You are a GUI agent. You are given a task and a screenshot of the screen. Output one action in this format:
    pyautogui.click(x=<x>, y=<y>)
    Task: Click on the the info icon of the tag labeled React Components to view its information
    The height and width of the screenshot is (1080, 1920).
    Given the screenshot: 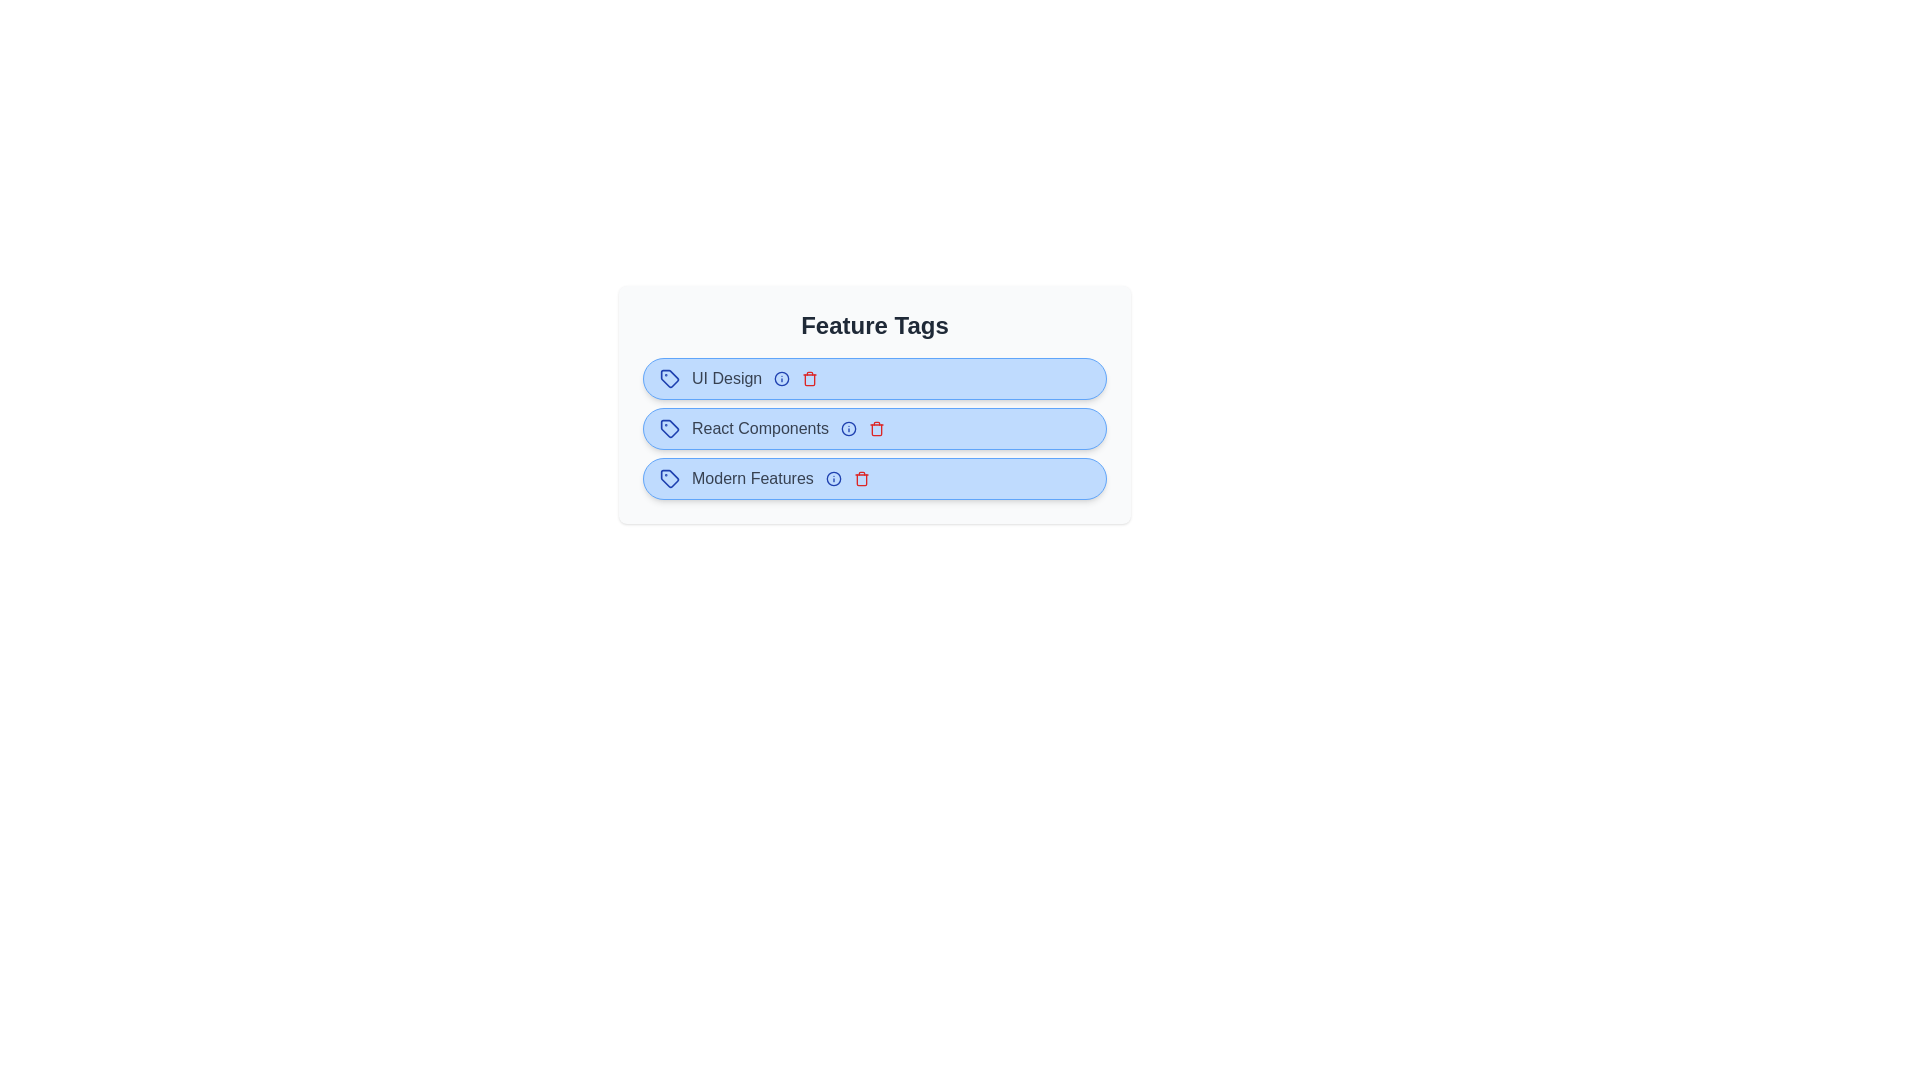 What is the action you would take?
    pyautogui.click(x=849, y=427)
    